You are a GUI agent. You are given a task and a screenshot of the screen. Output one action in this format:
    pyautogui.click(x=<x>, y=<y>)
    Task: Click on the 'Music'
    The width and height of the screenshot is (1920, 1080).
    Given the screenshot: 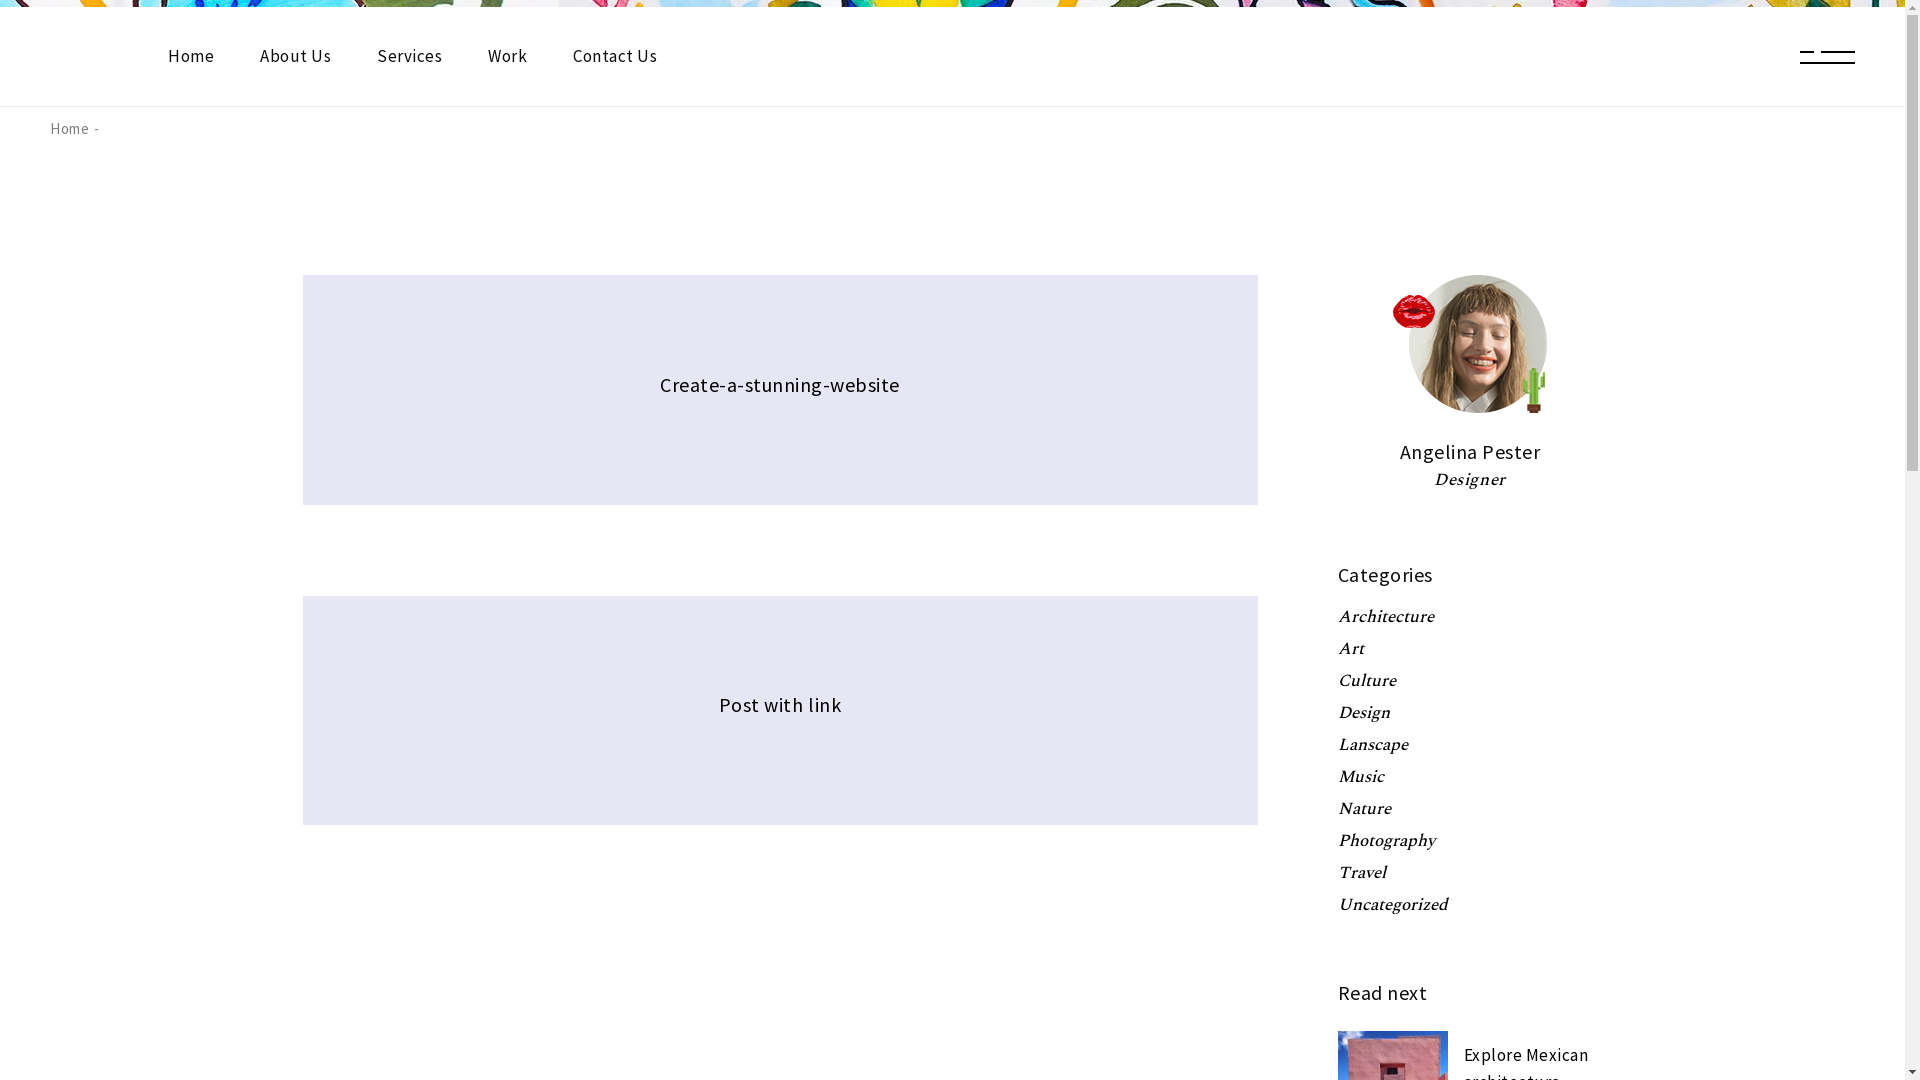 What is the action you would take?
    pyautogui.click(x=1338, y=775)
    